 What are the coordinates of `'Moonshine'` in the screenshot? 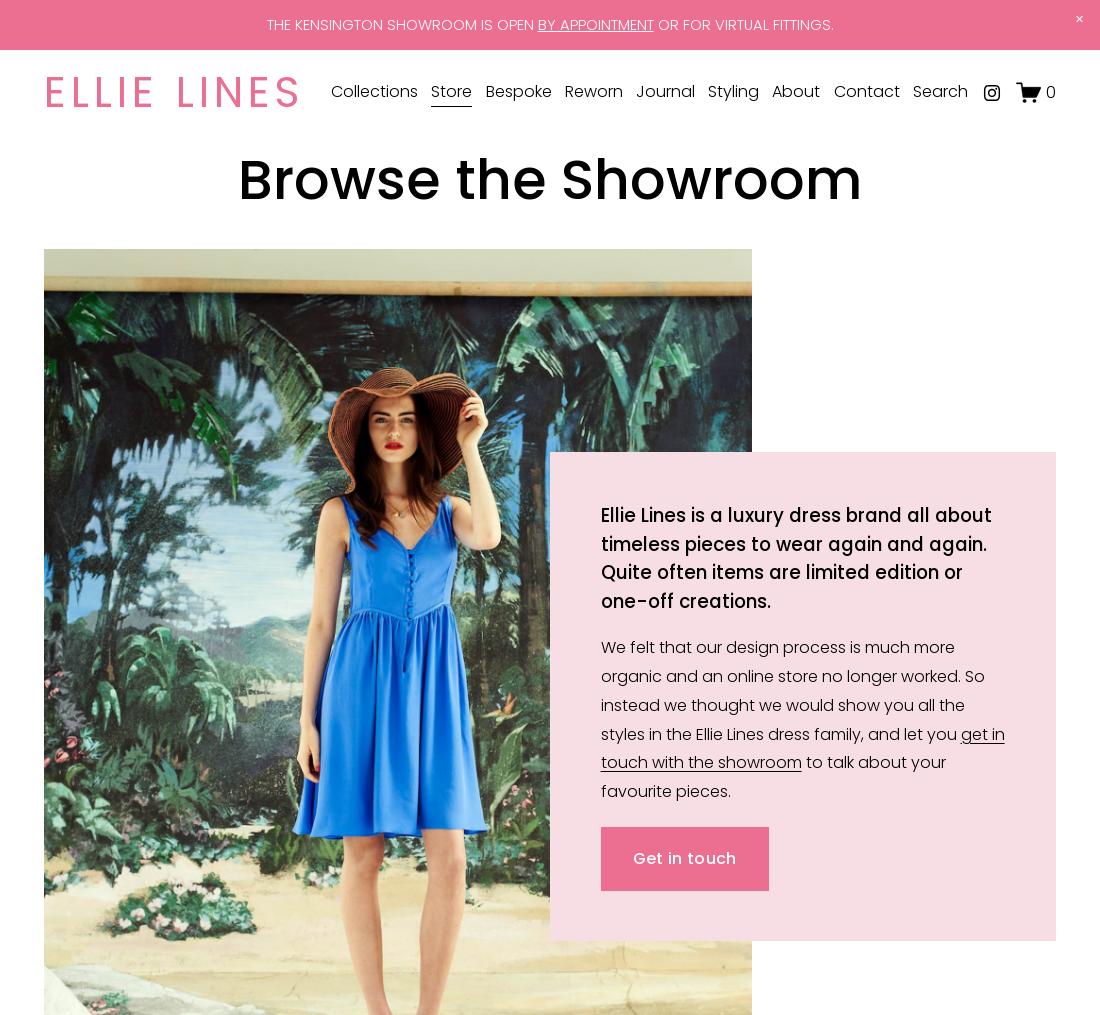 It's located at (330, 342).